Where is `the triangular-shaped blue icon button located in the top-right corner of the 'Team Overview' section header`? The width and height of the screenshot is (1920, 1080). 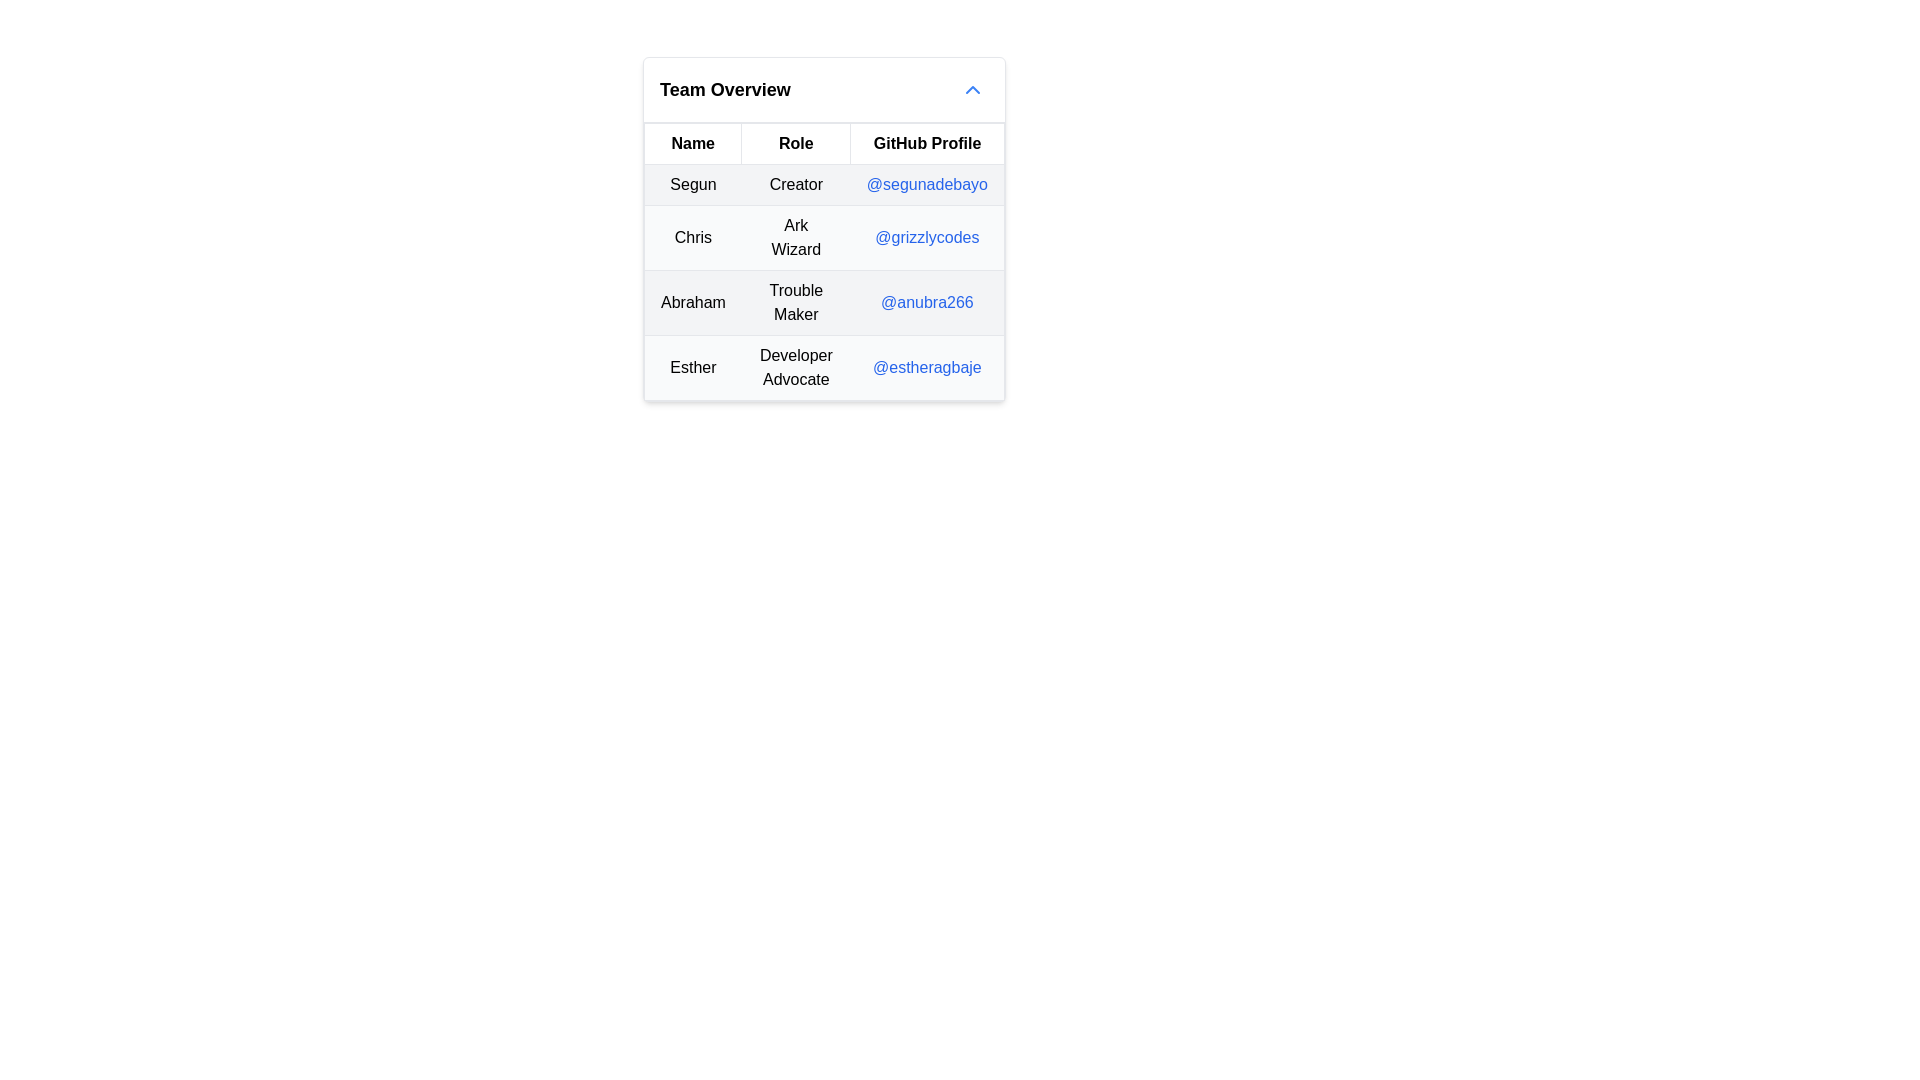
the triangular-shaped blue icon button located in the top-right corner of the 'Team Overview' section header is located at coordinates (973, 88).